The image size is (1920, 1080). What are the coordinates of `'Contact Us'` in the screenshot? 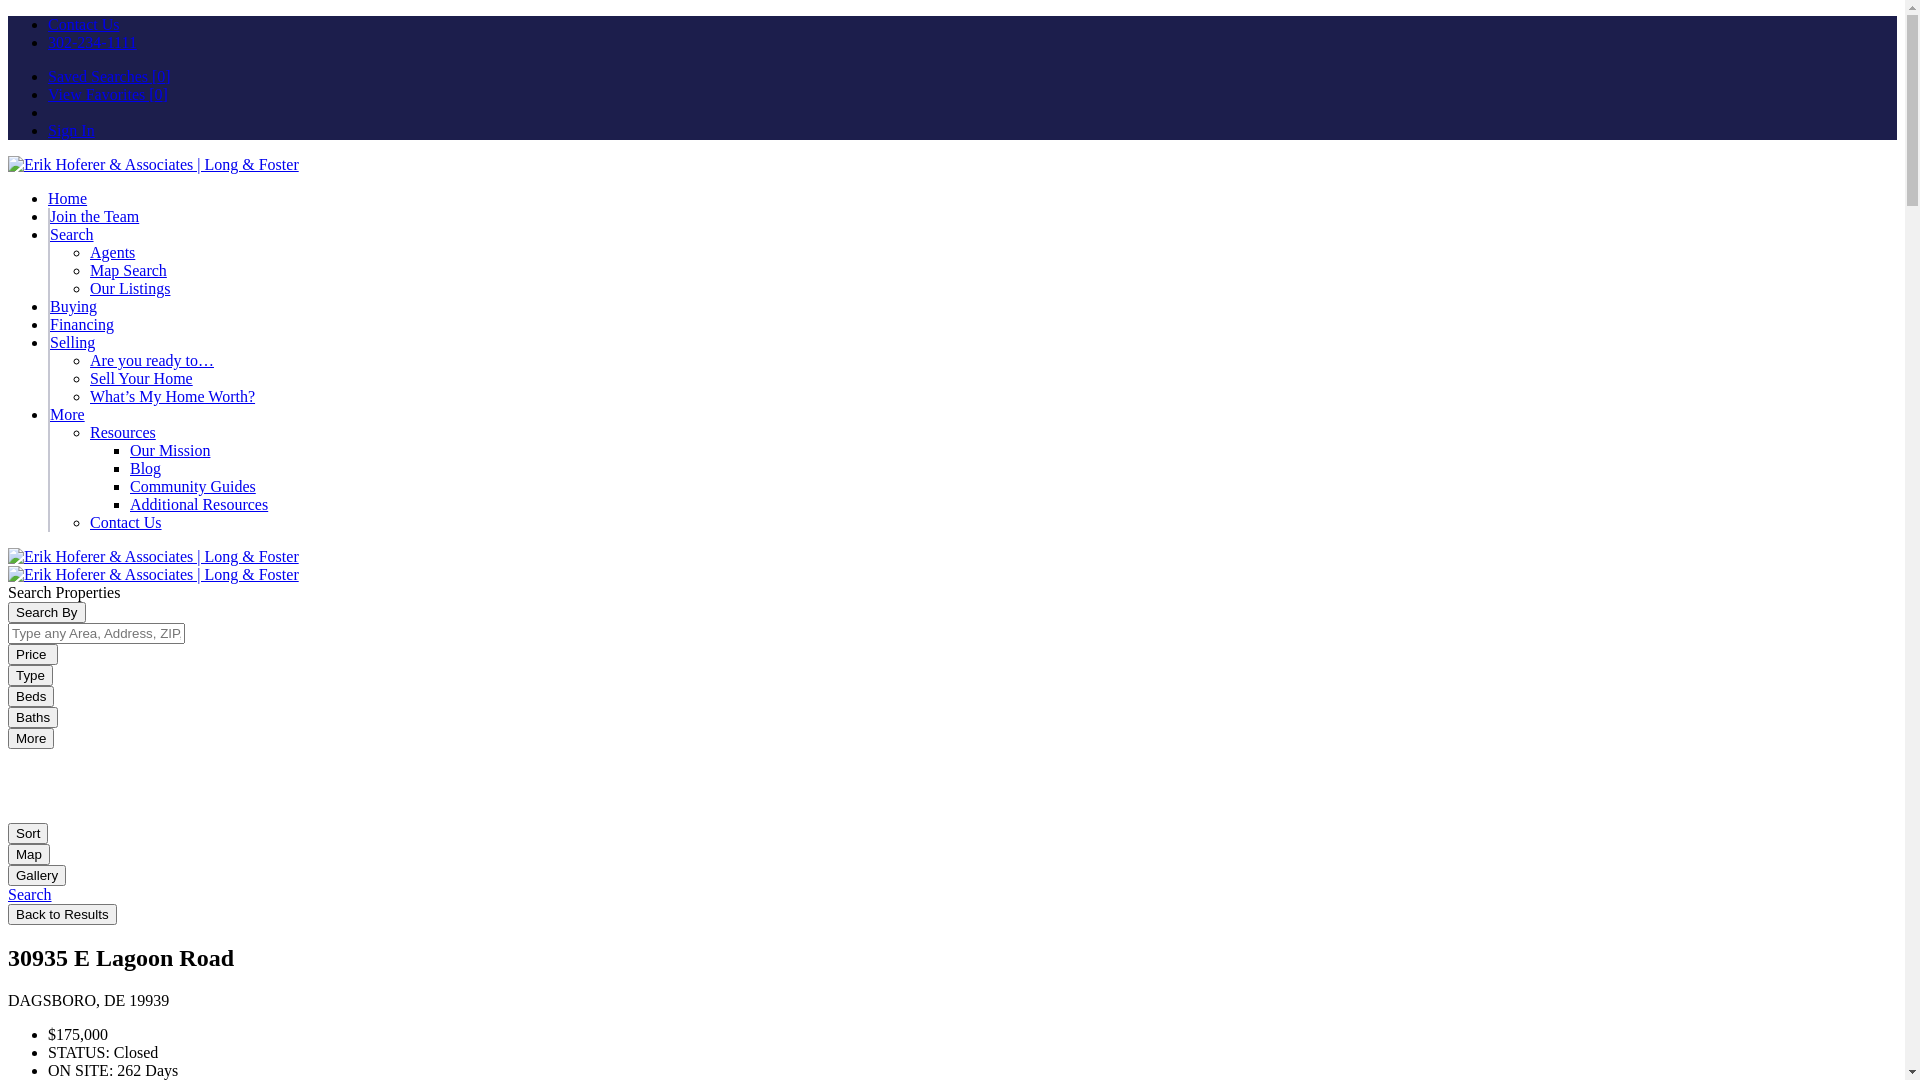 It's located at (89, 521).